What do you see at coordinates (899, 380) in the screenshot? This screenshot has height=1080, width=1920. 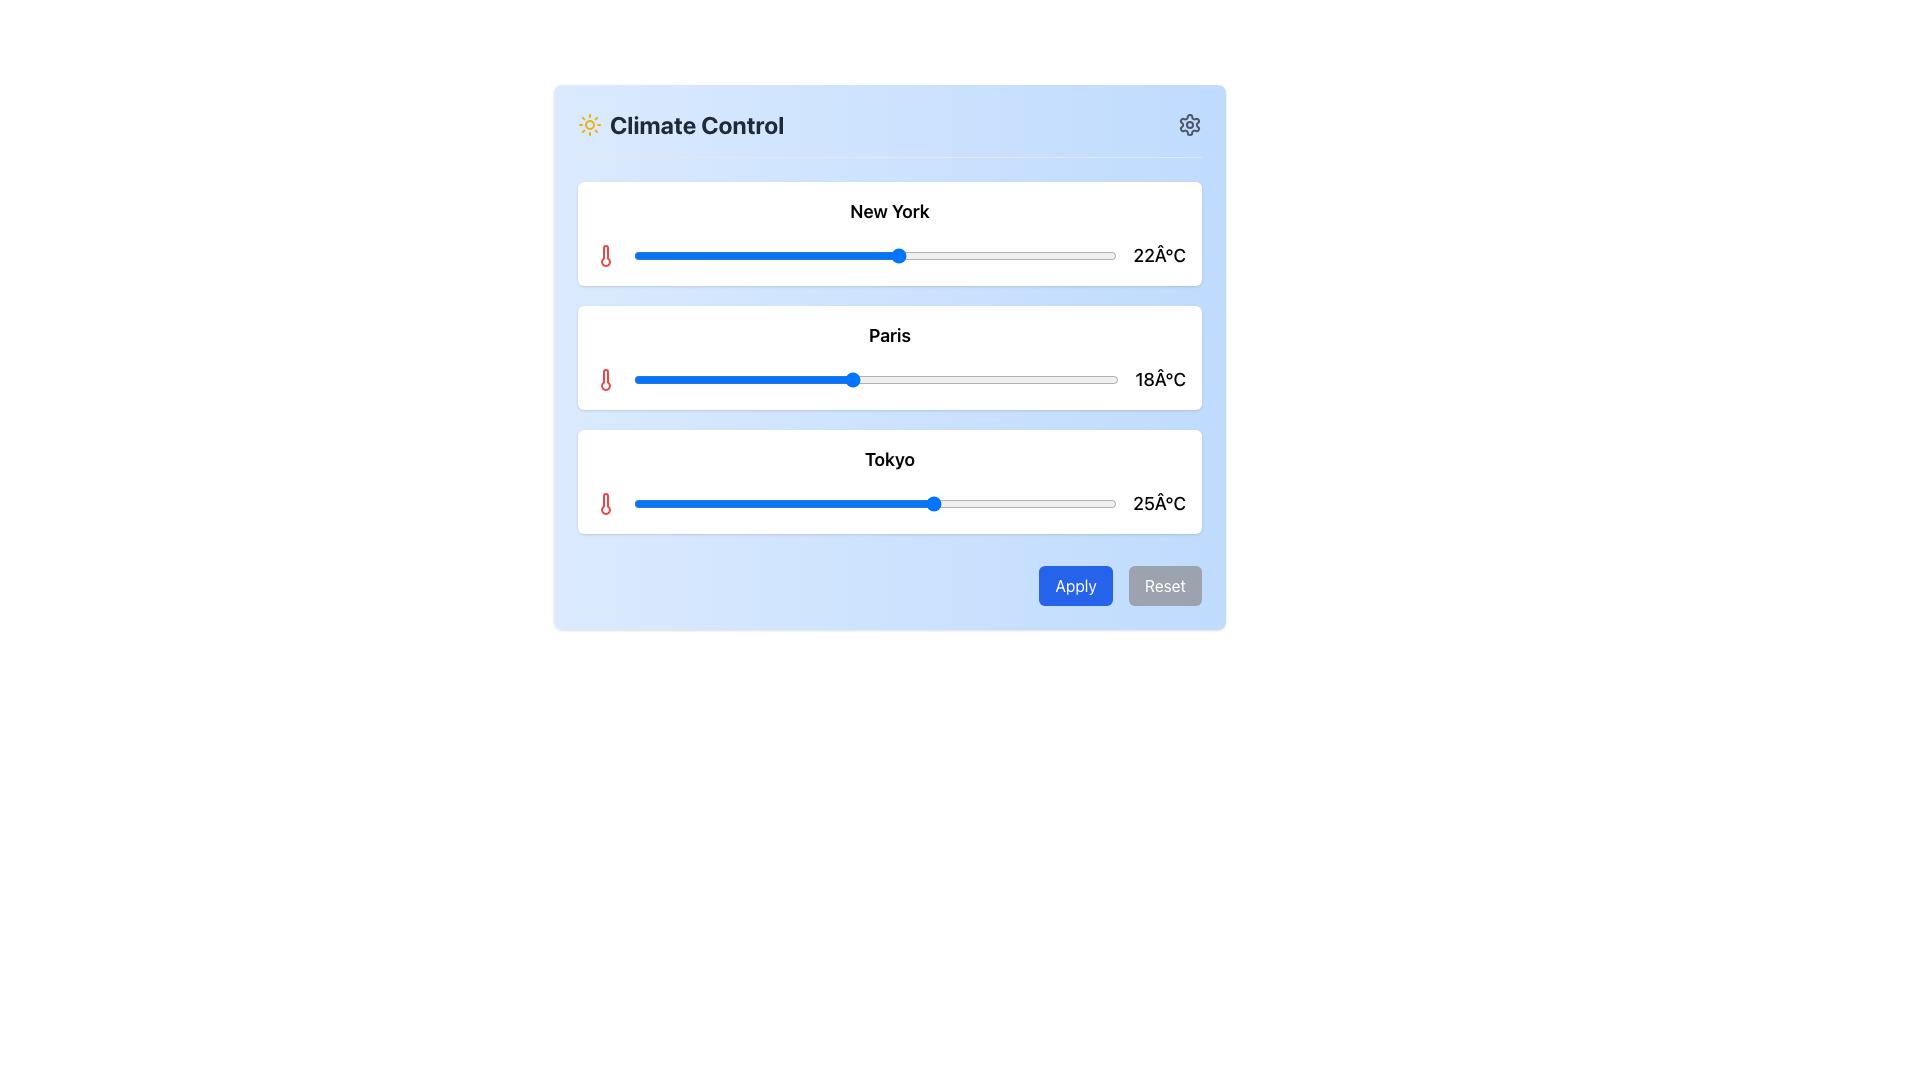 I see `the Paris temperature slider` at bounding box center [899, 380].